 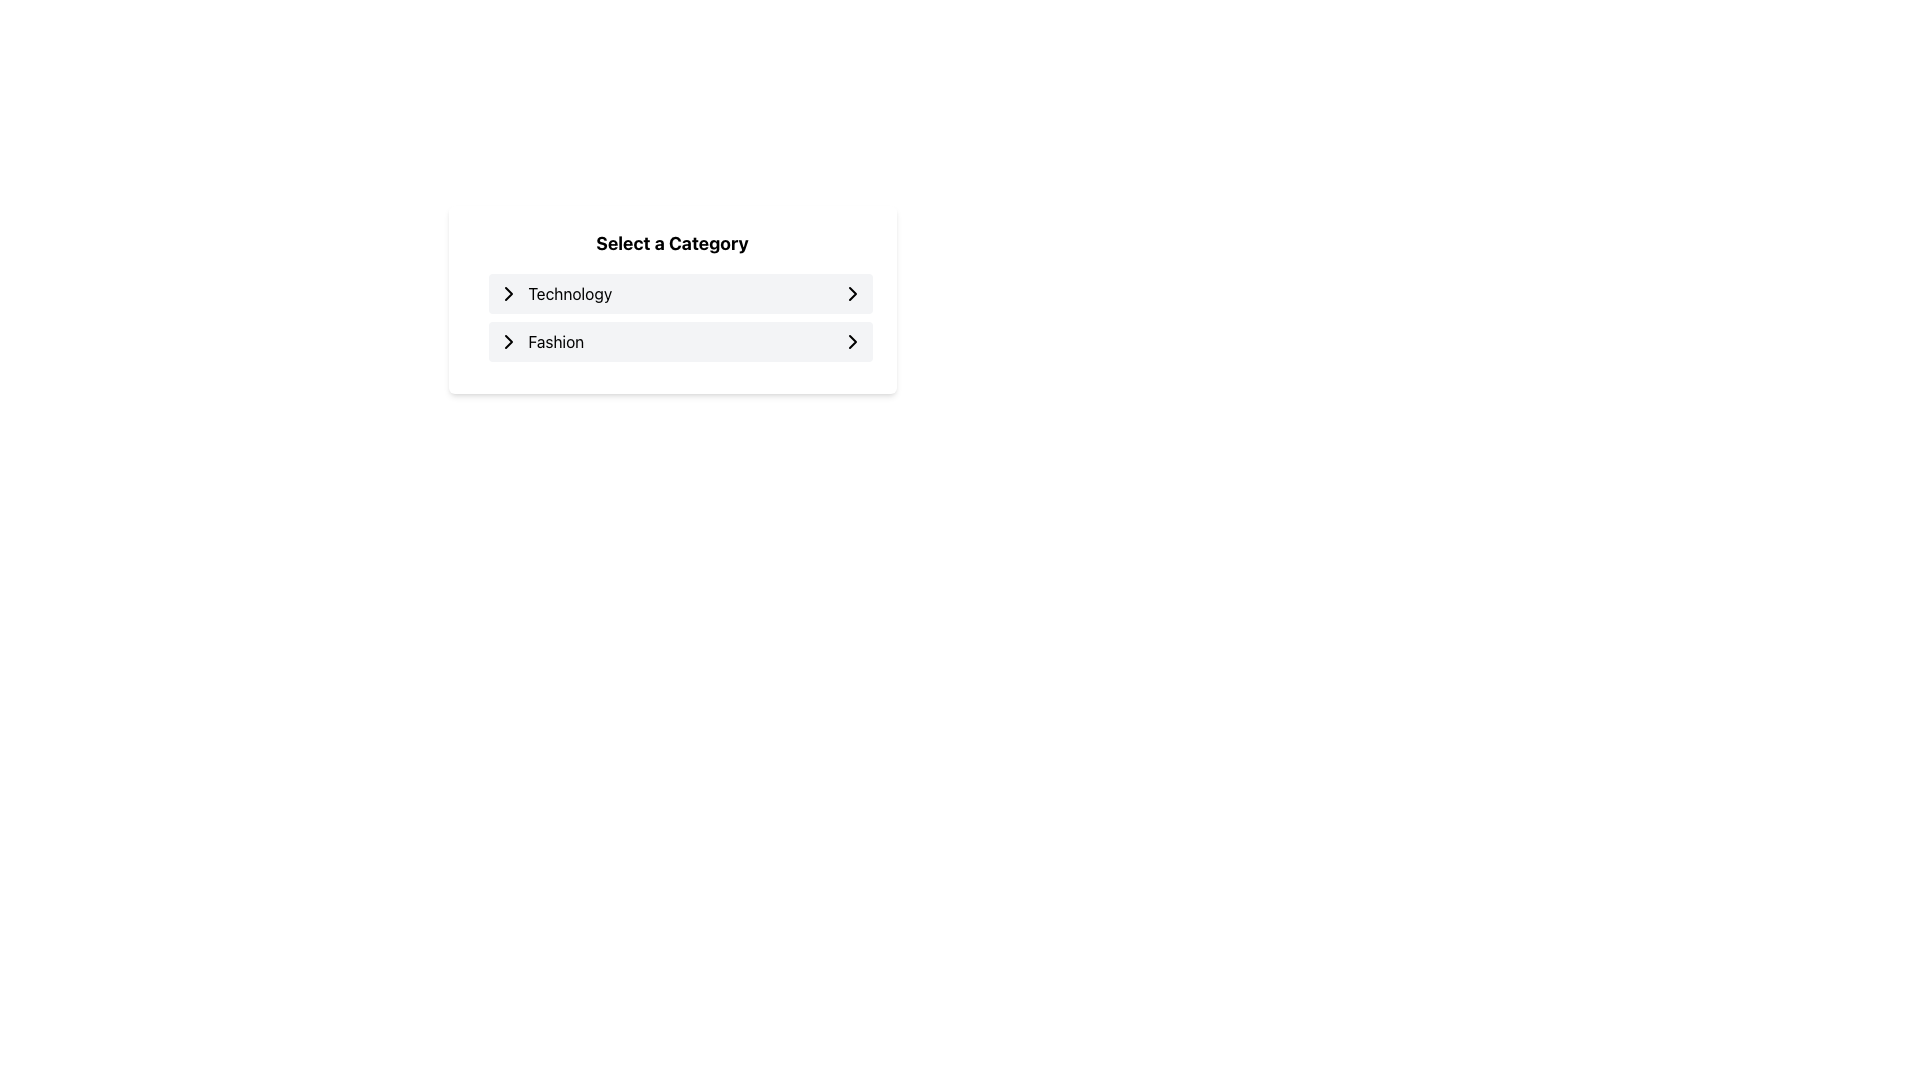 What do you see at coordinates (852, 341) in the screenshot?
I see `the right-facing chevron icon in the 'Fashion' category` at bounding box center [852, 341].